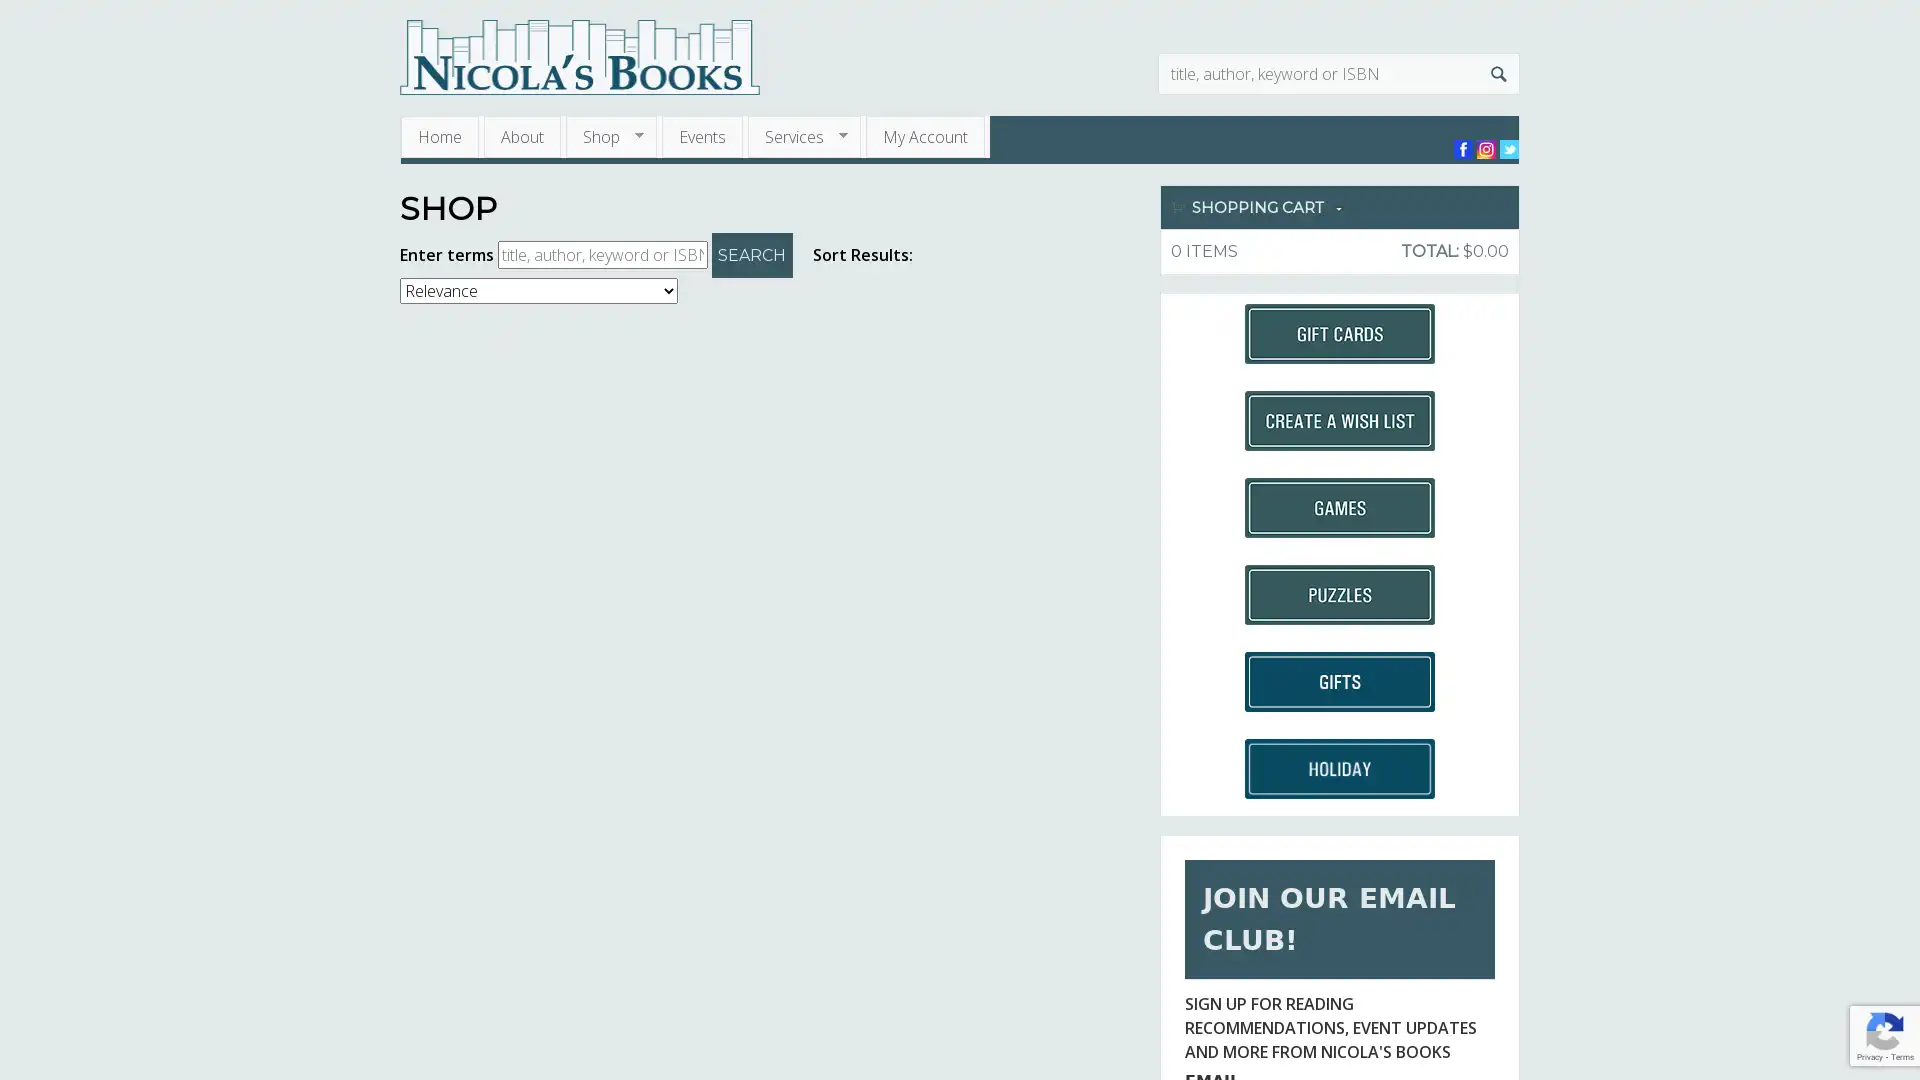  Describe the element at coordinates (1498, 72) in the screenshot. I see `Search` at that location.